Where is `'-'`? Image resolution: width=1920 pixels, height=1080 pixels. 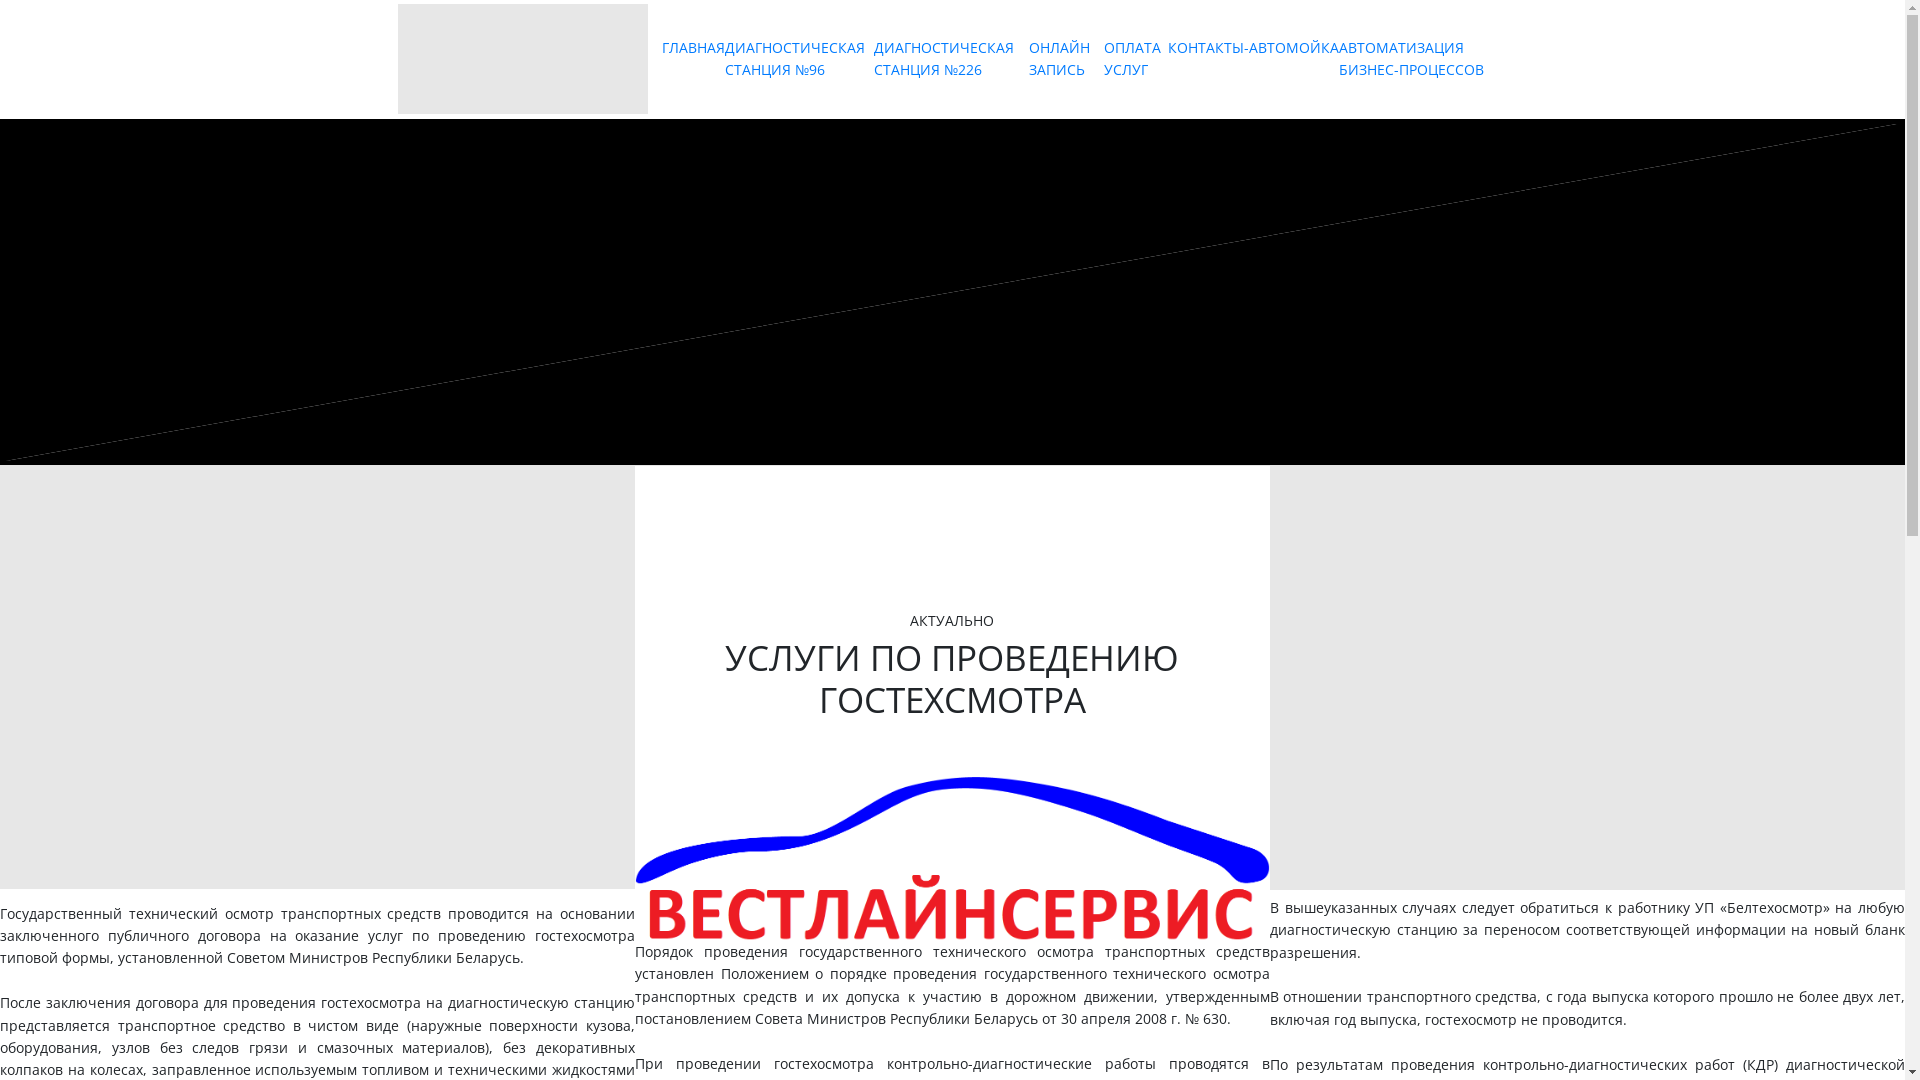
'-' is located at coordinates (1245, 46).